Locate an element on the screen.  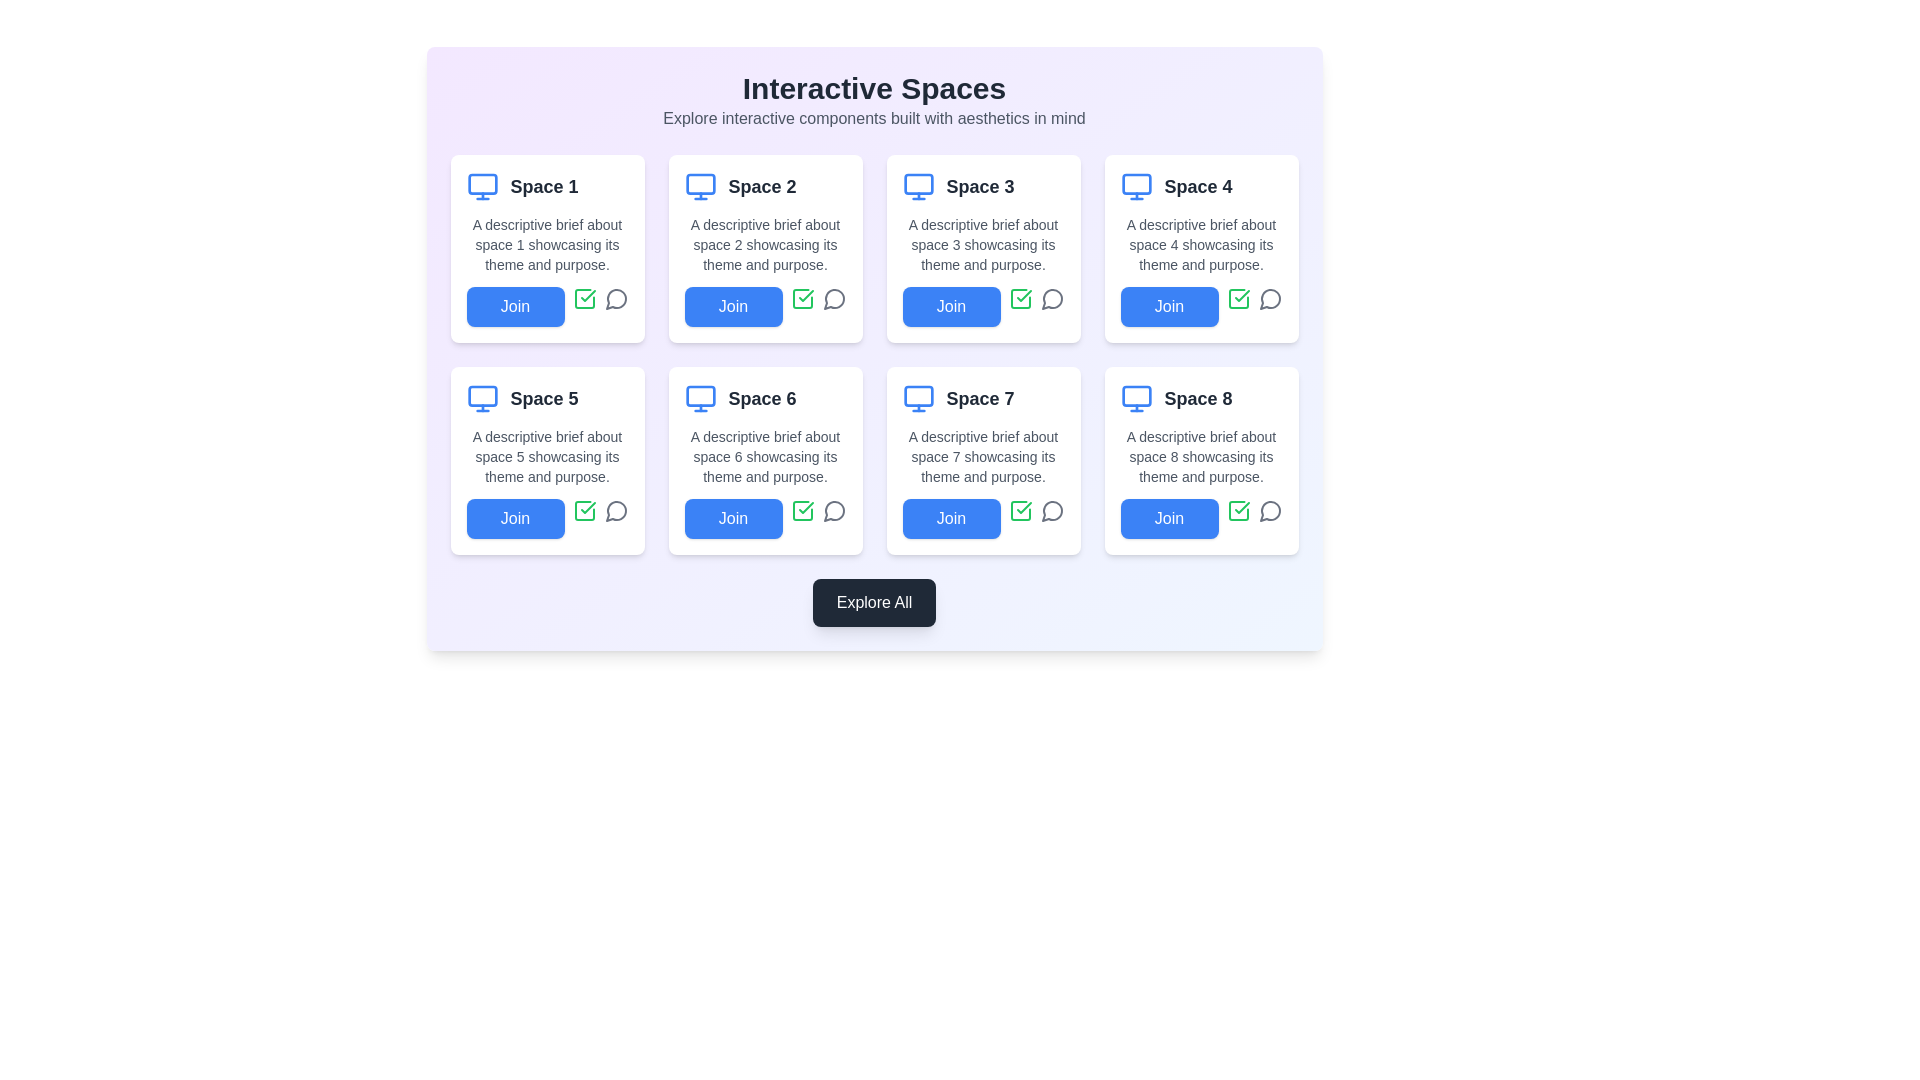
the check mark icon located in the third card of the top row labeled 'Space 3', which indicates status and is positioned to the right of the 'Join' button is located at coordinates (1023, 296).